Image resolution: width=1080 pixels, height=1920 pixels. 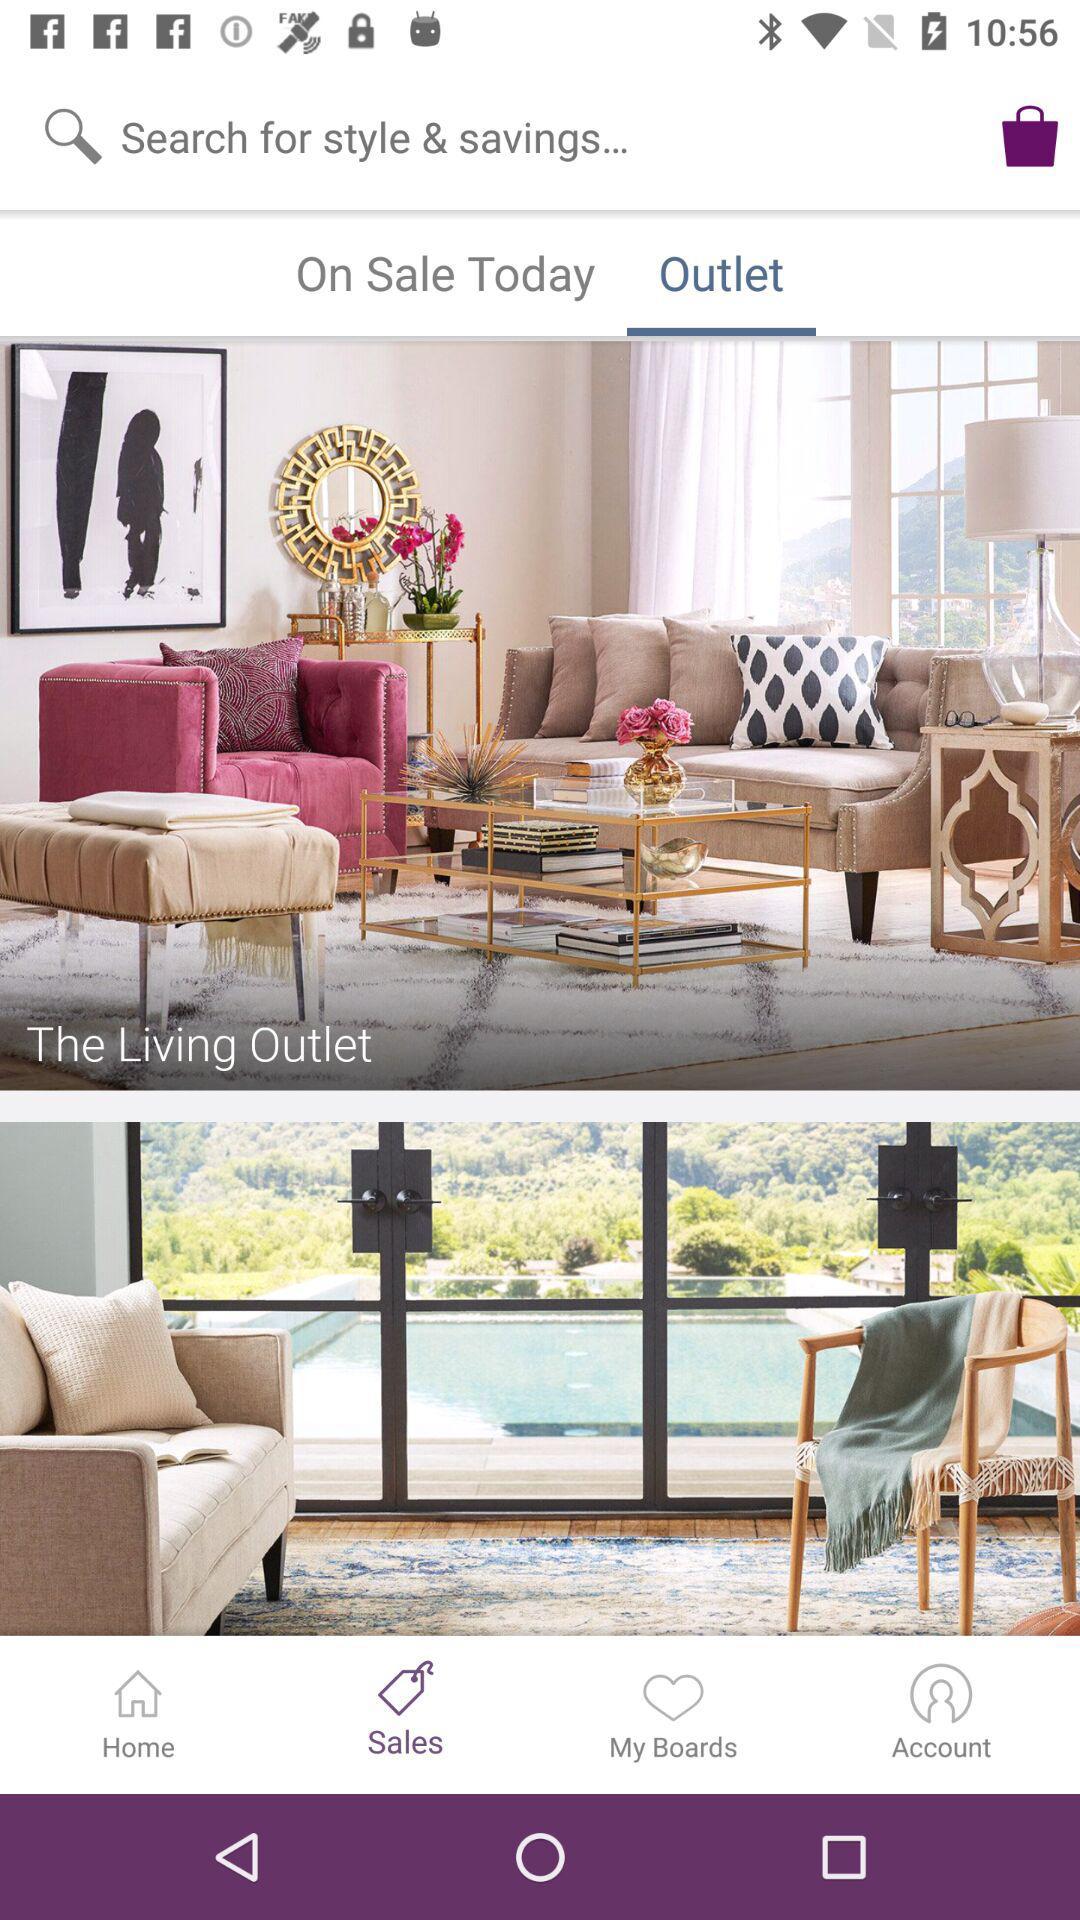 I want to click on home along with symbol at the bottom, so click(x=137, y=1713).